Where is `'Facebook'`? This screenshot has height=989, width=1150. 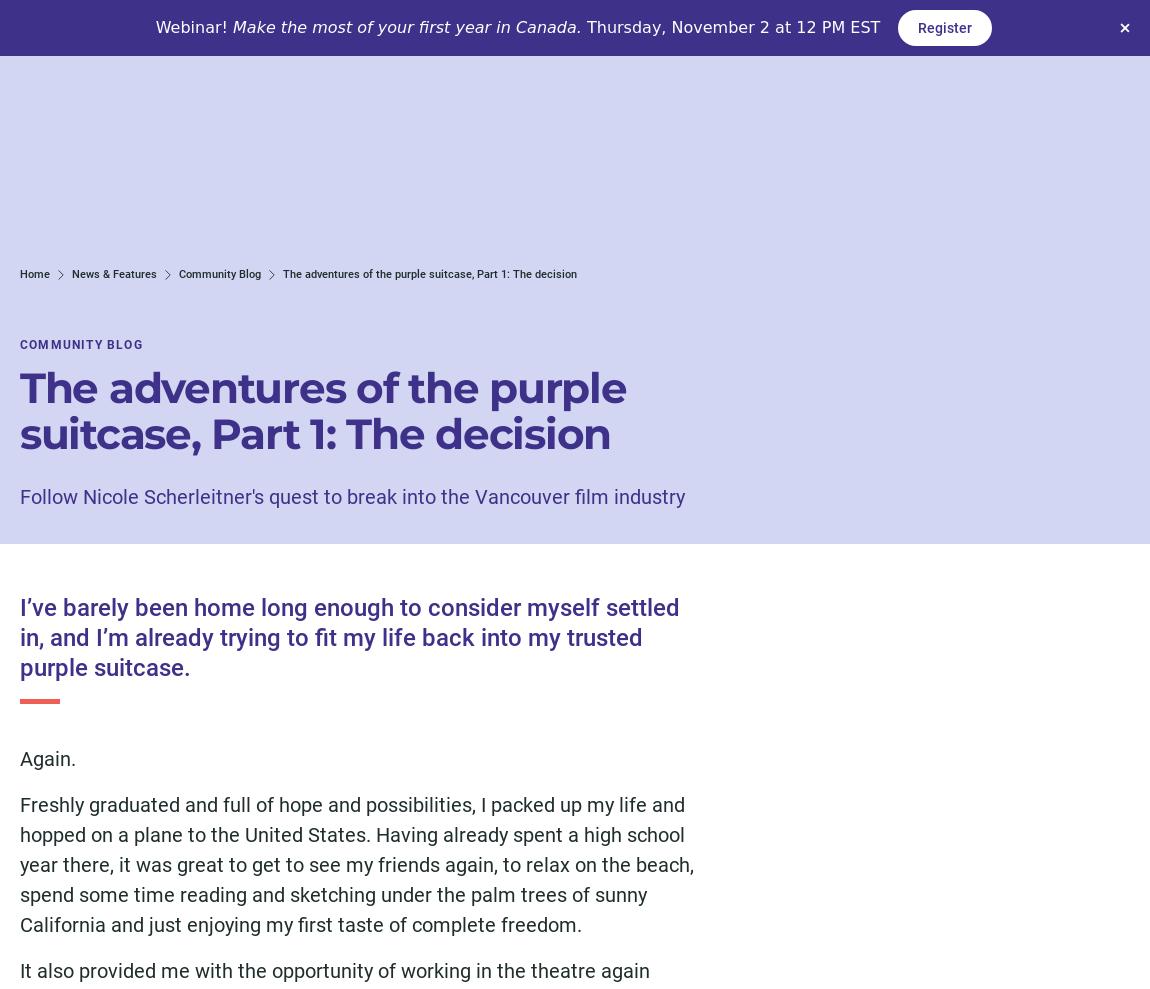 'Facebook' is located at coordinates (237, 612).